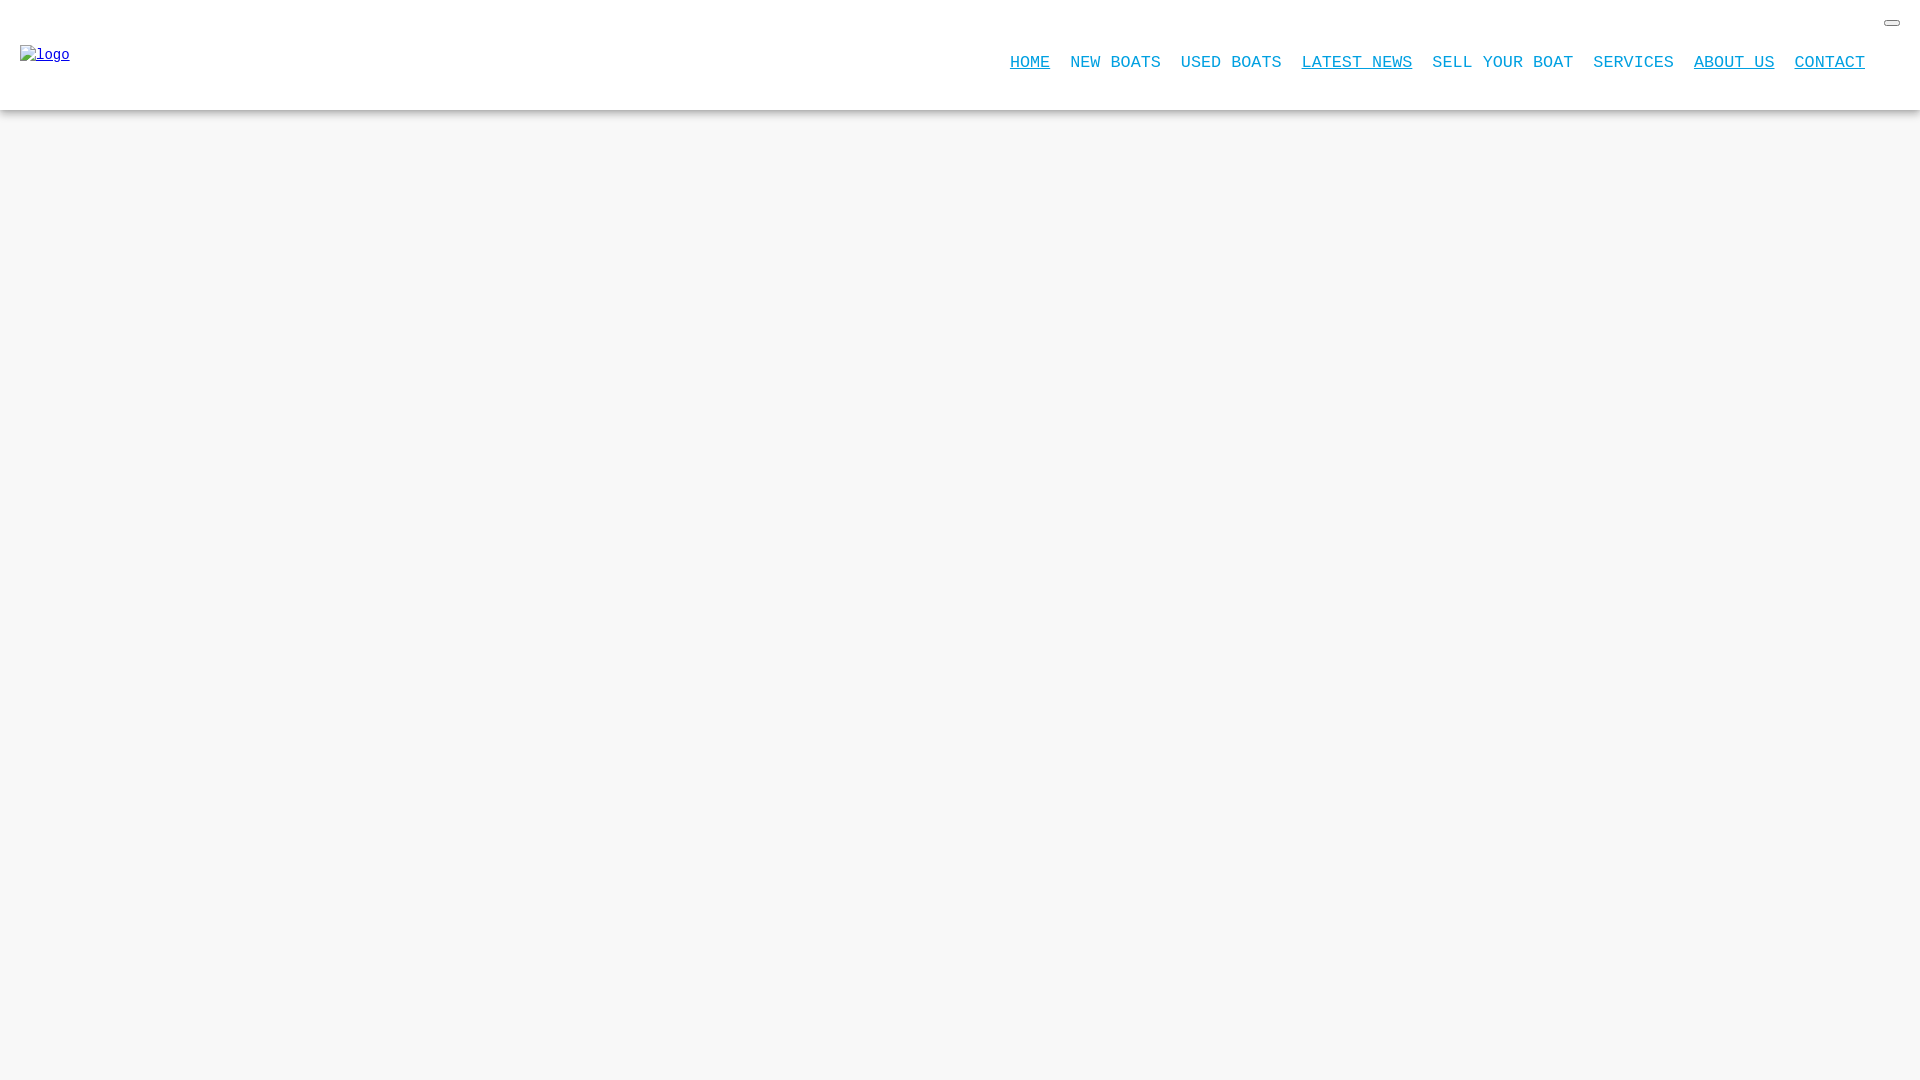  I want to click on 'USED BOATS', so click(1230, 61).